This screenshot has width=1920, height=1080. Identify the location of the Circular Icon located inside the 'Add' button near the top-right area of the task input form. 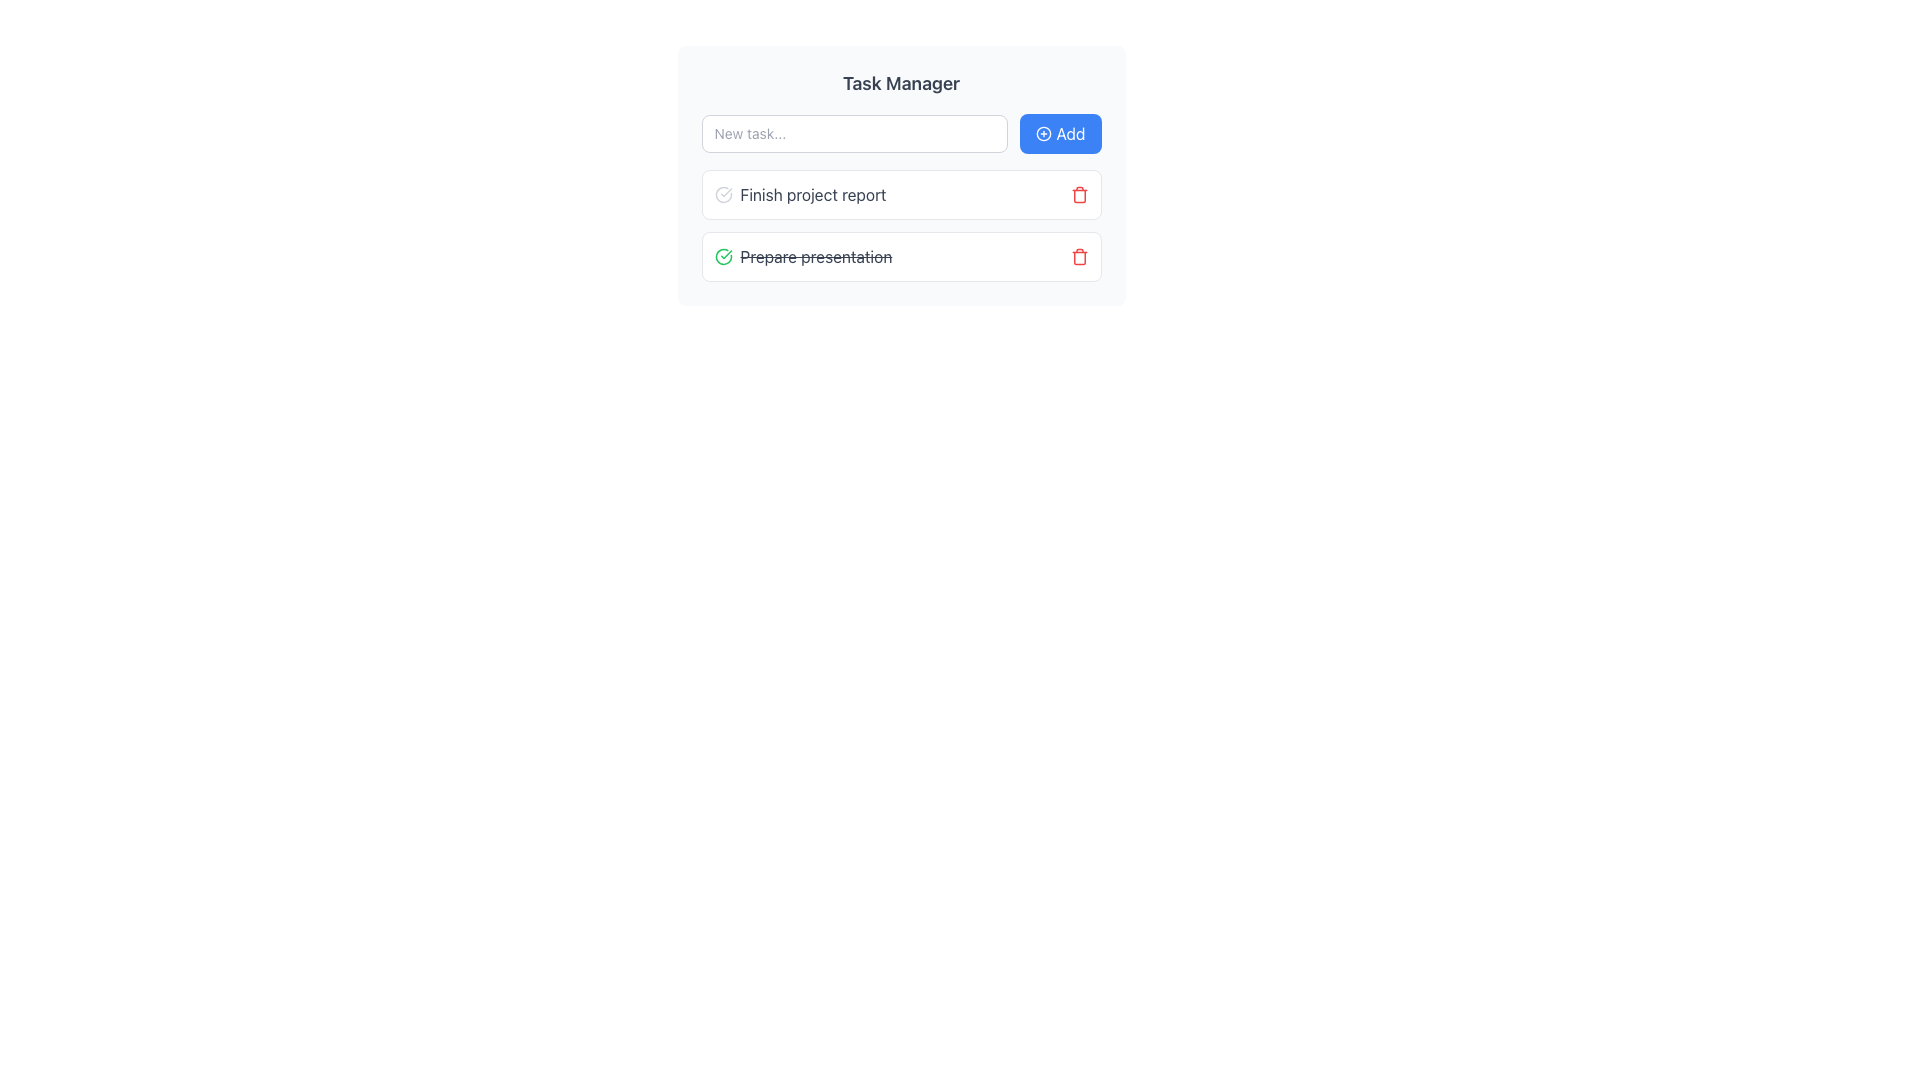
(1043, 134).